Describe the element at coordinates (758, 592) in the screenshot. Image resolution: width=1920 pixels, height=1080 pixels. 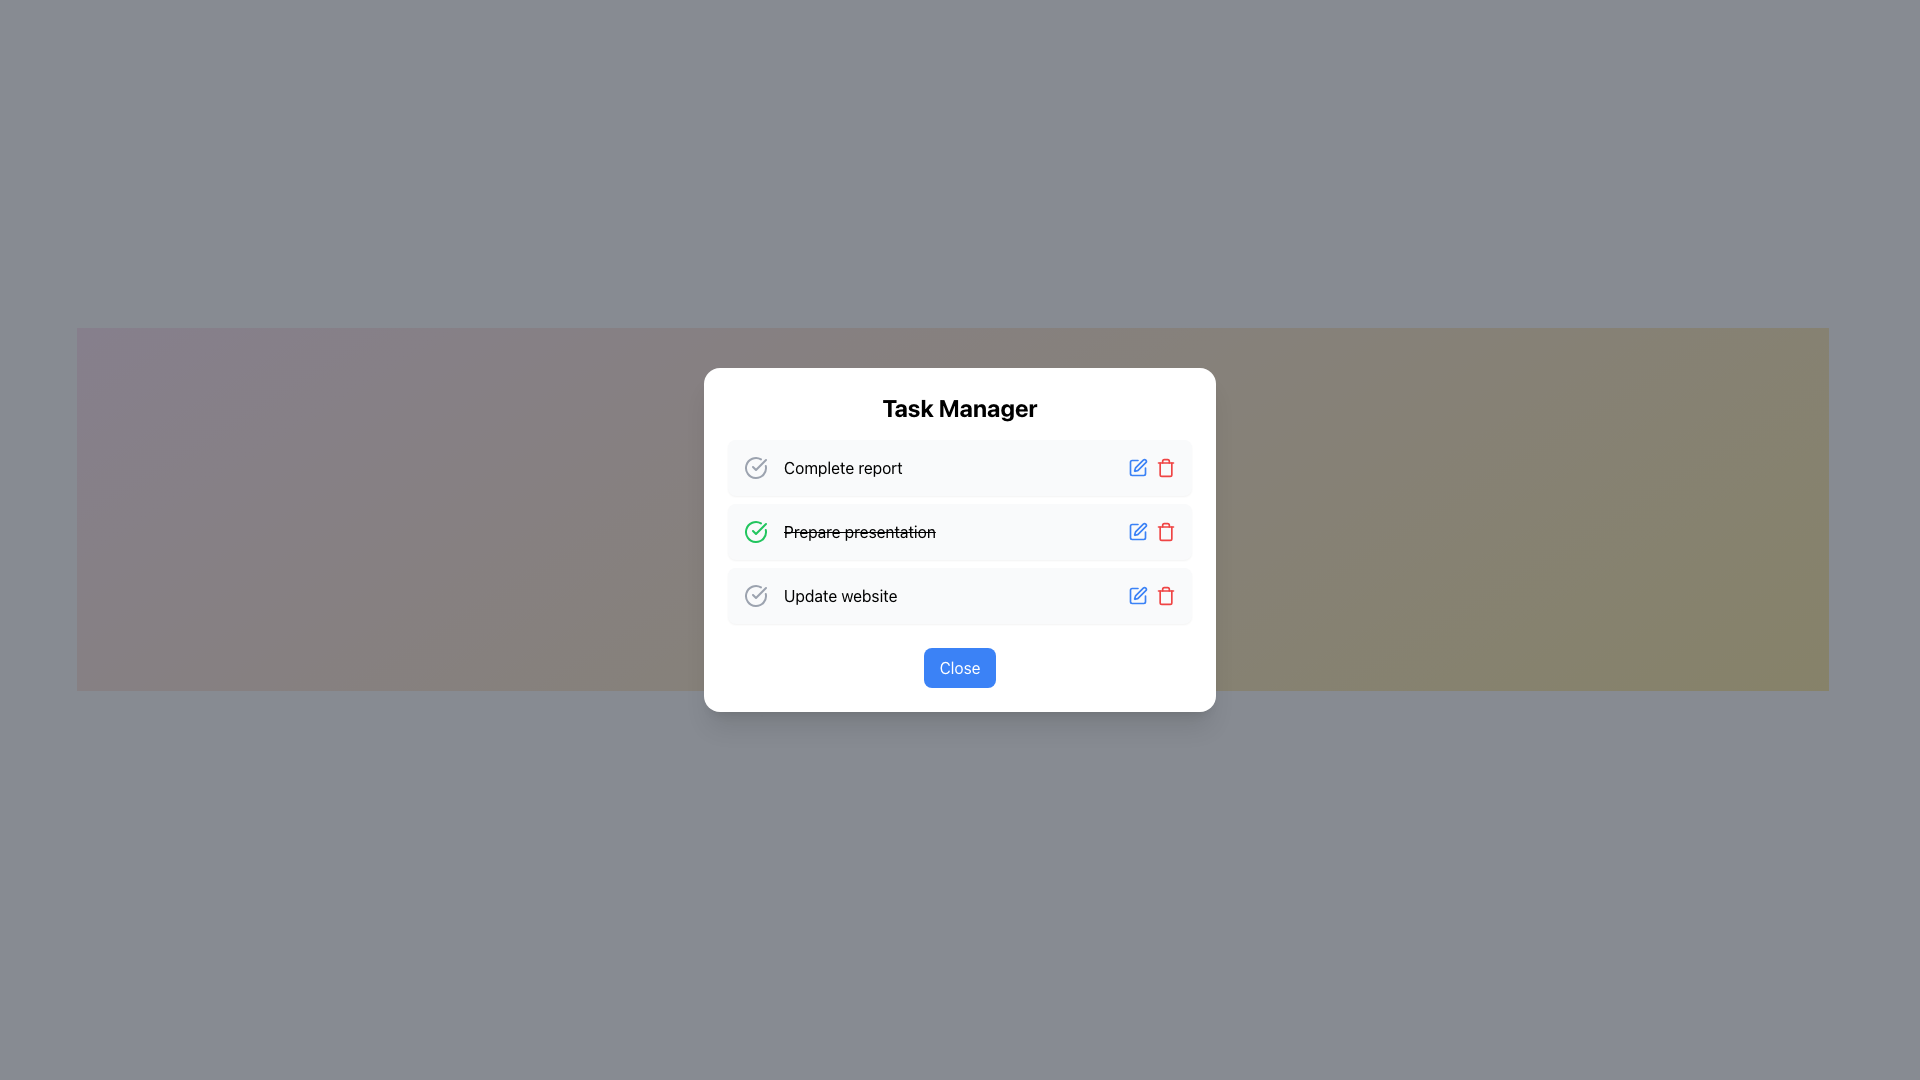
I see `the Vector graphic icon that indicates the completion status of a task, located to the left of the text 'Complete report'` at that location.